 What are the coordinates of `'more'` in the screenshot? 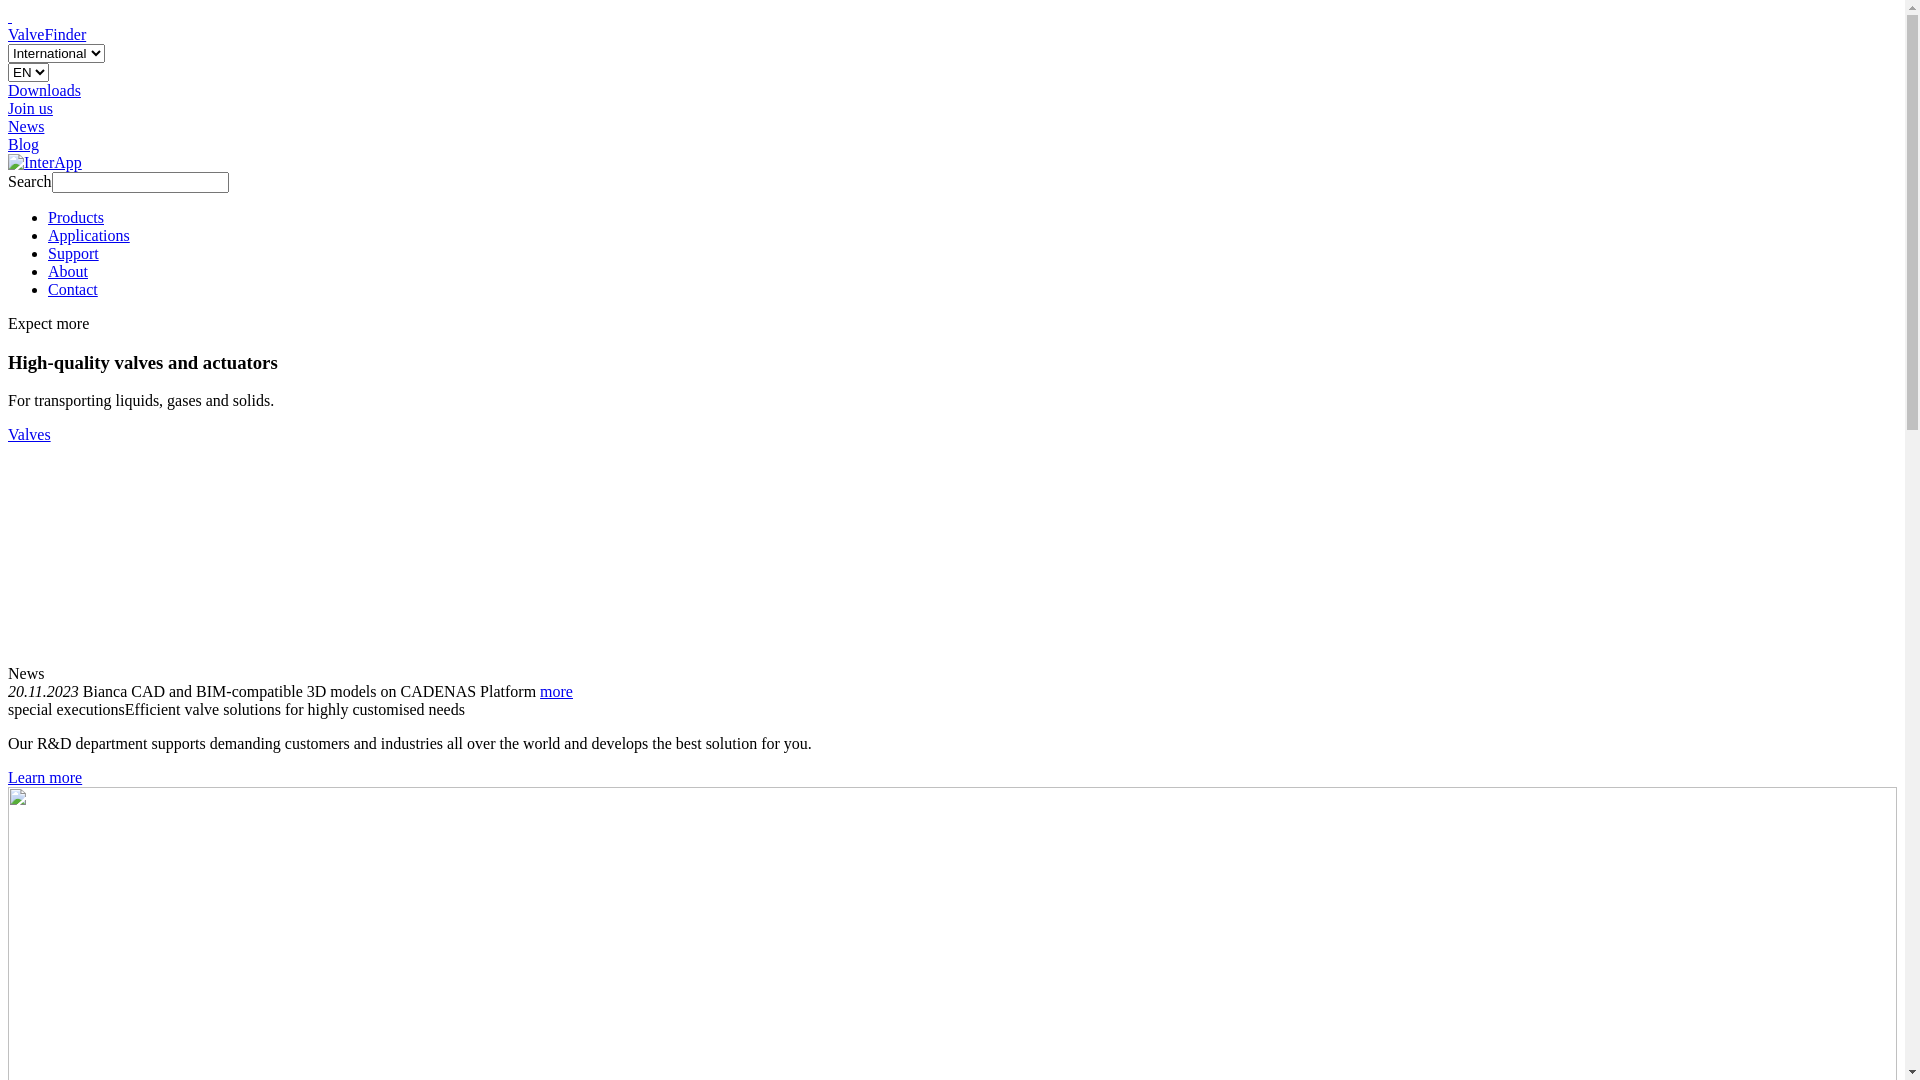 It's located at (556, 690).